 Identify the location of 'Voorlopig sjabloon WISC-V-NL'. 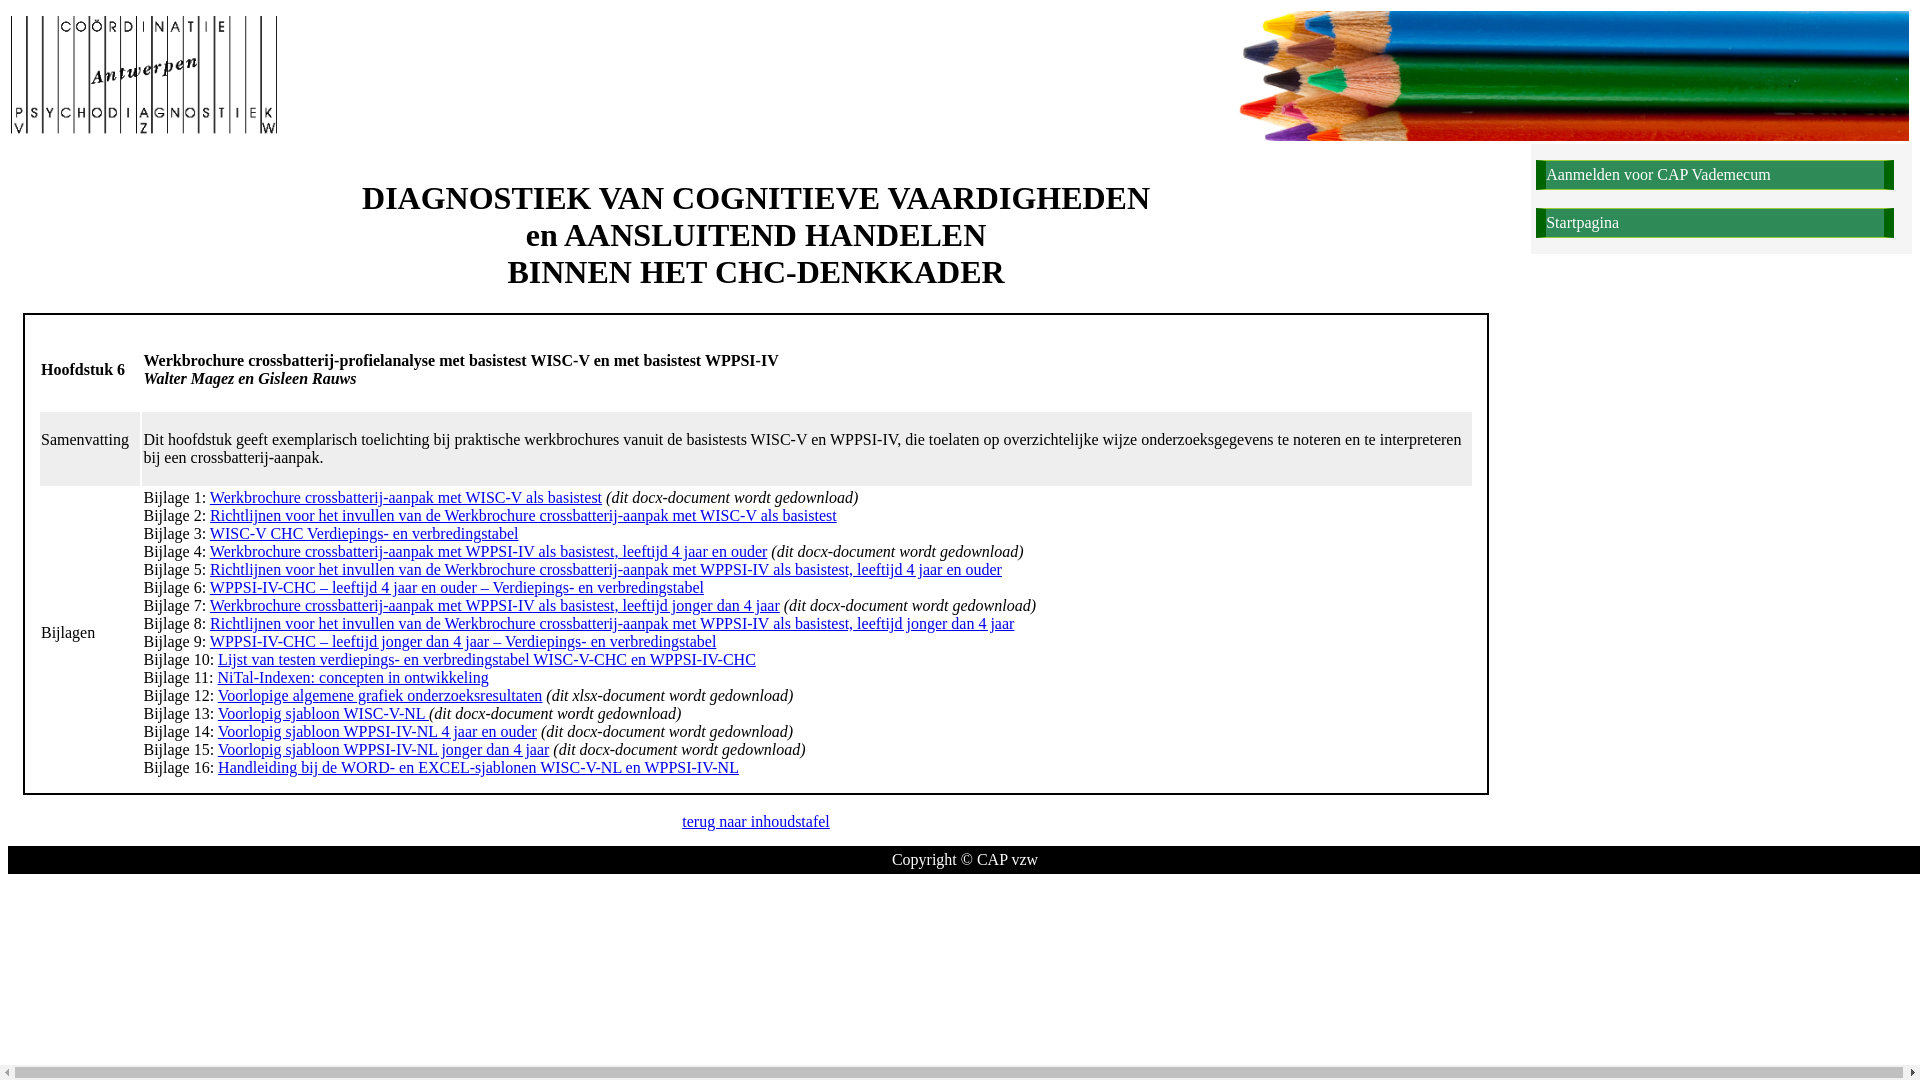
(323, 712).